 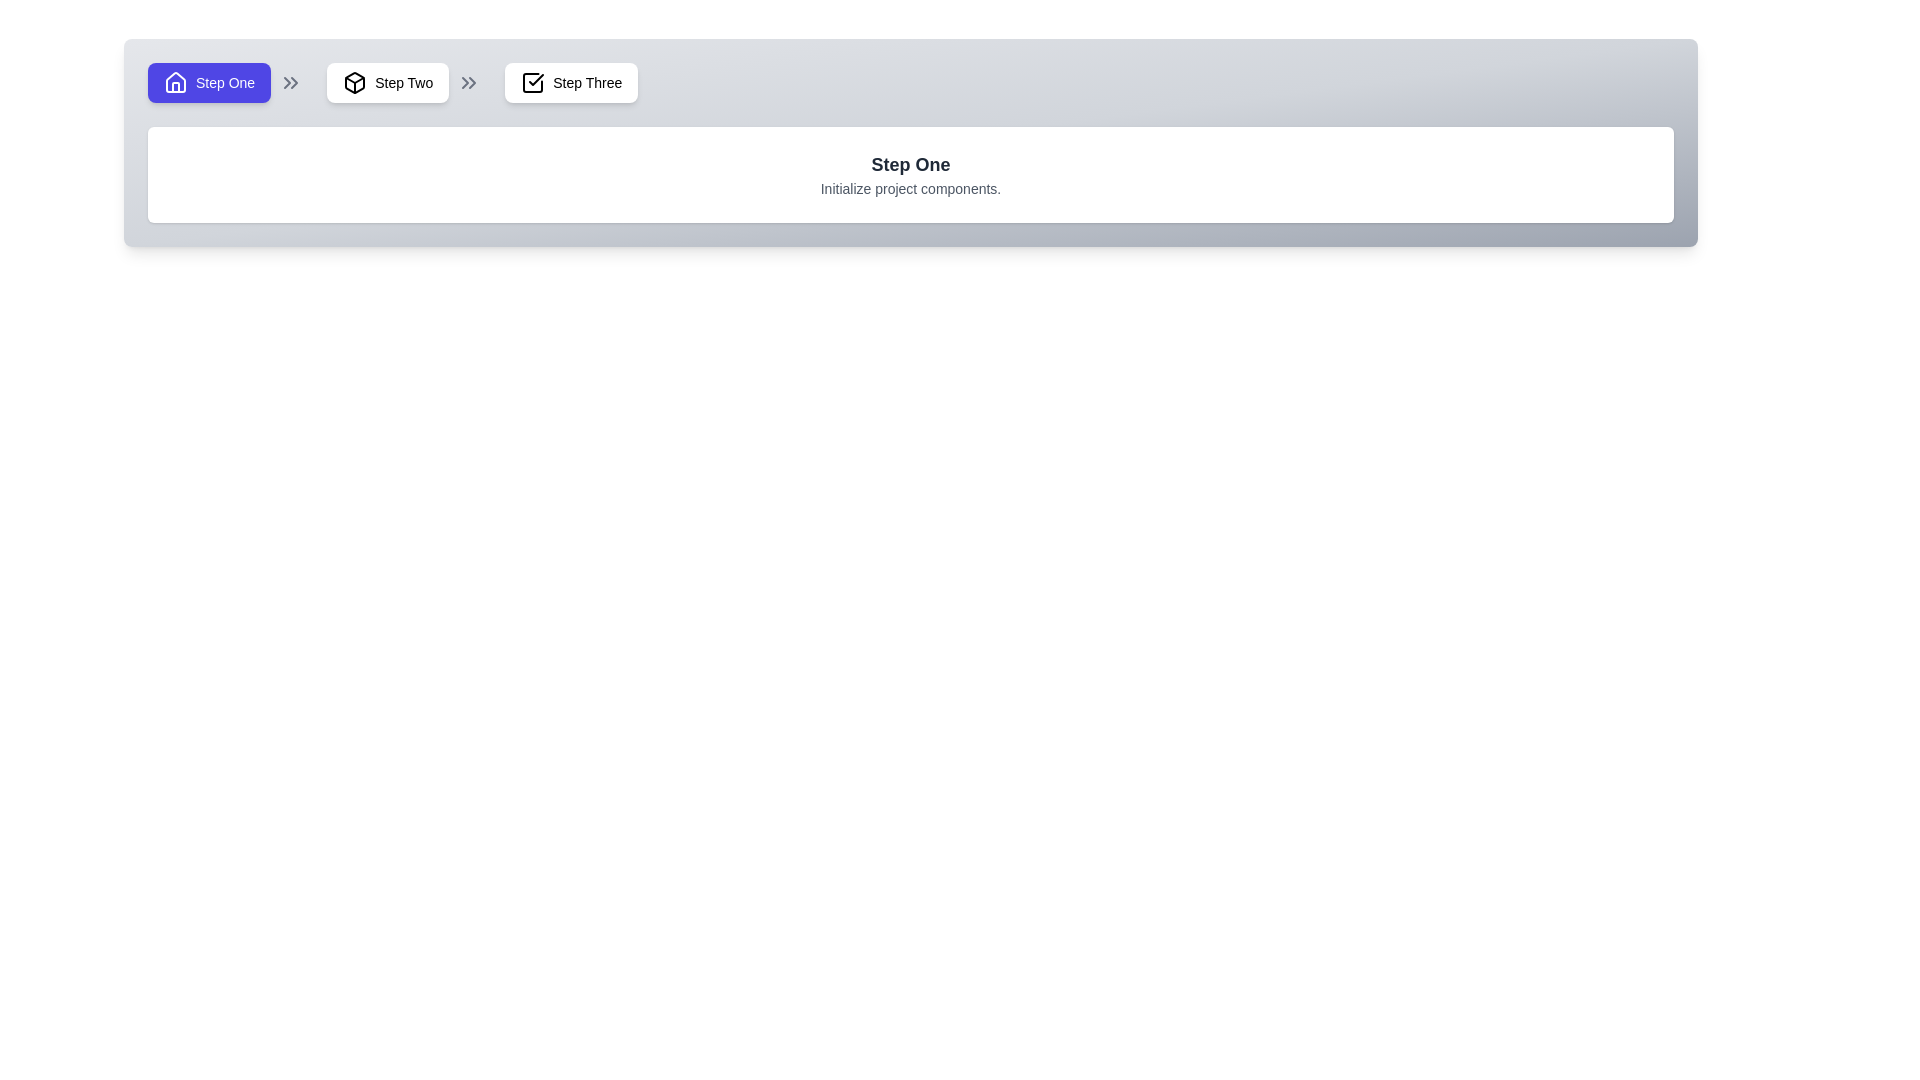 What do you see at coordinates (176, 86) in the screenshot?
I see `the vertical line representing the door within the house-shaped icon, which is part of the navigation button labeled 'Step One'` at bounding box center [176, 86].